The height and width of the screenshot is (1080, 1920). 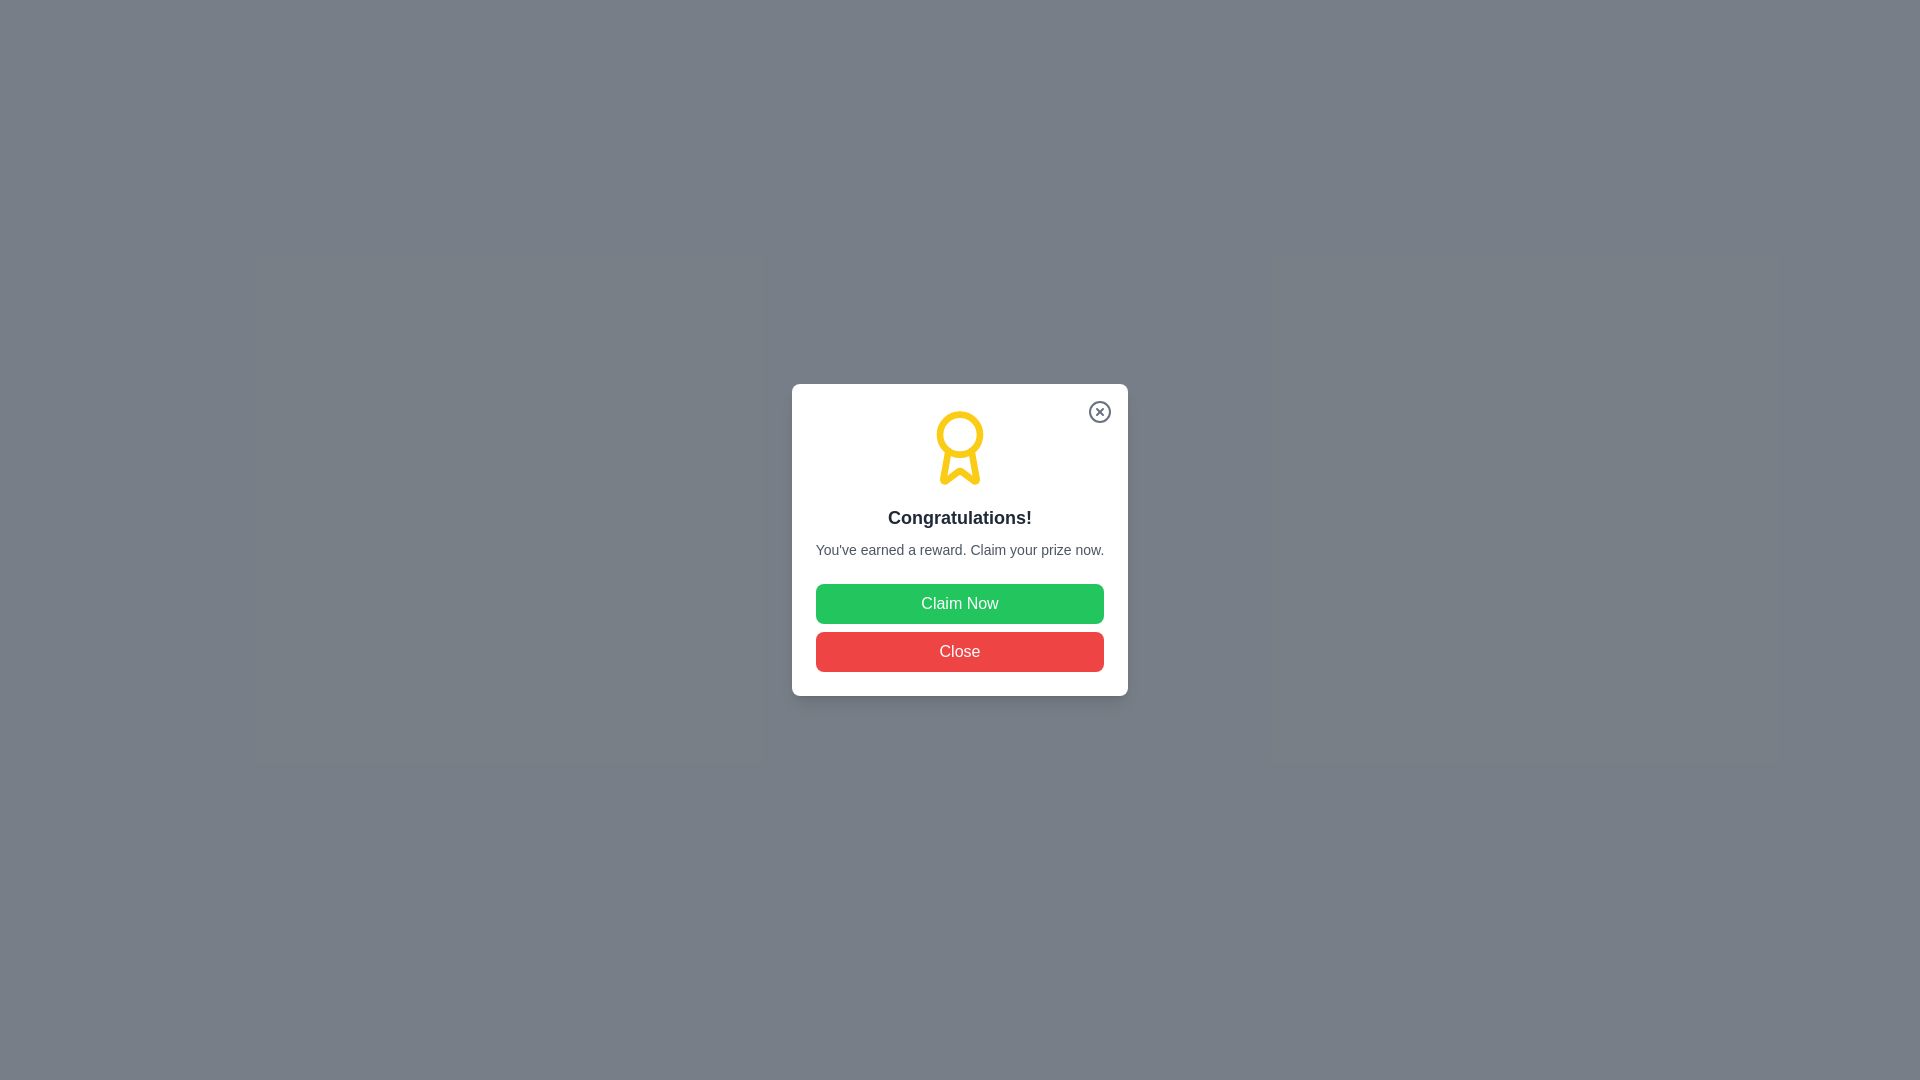 I want to click on the Close button, so click(x=960, y=651).